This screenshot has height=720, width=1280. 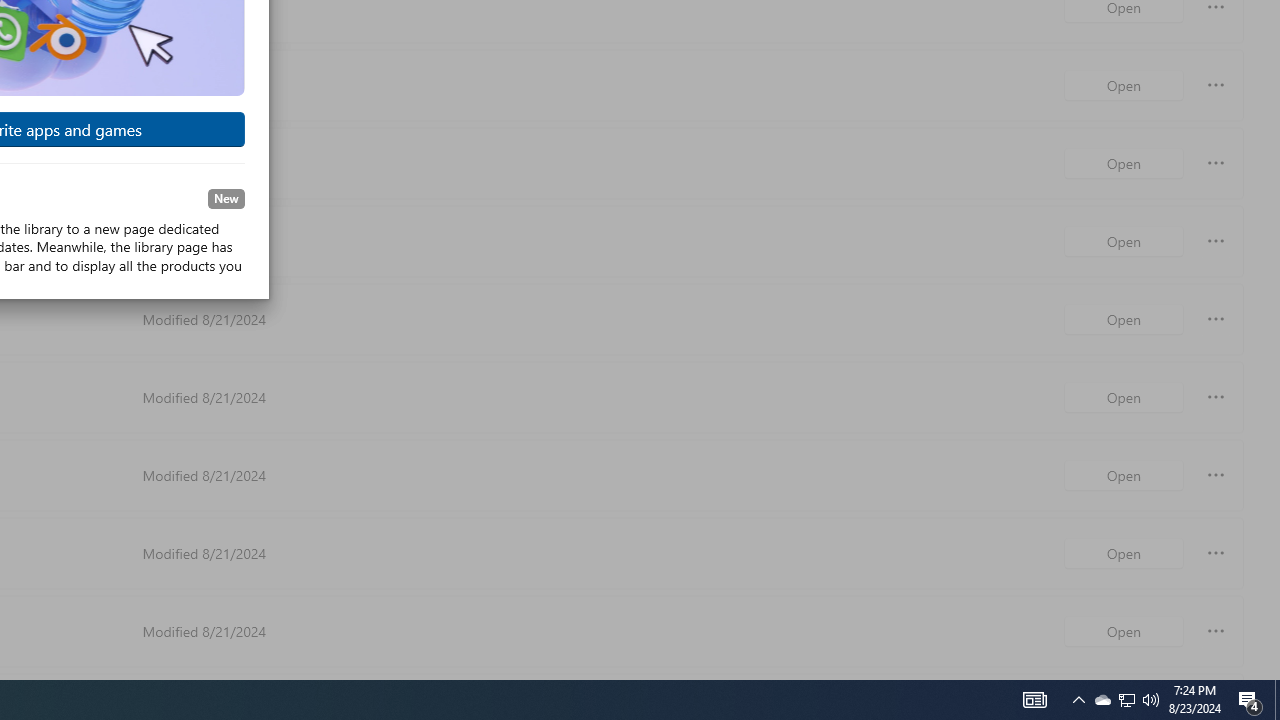 What do you see at coordinates (1215, 631) in the screenshot?
I see `'More options'` at bounding box center [1215, 631].